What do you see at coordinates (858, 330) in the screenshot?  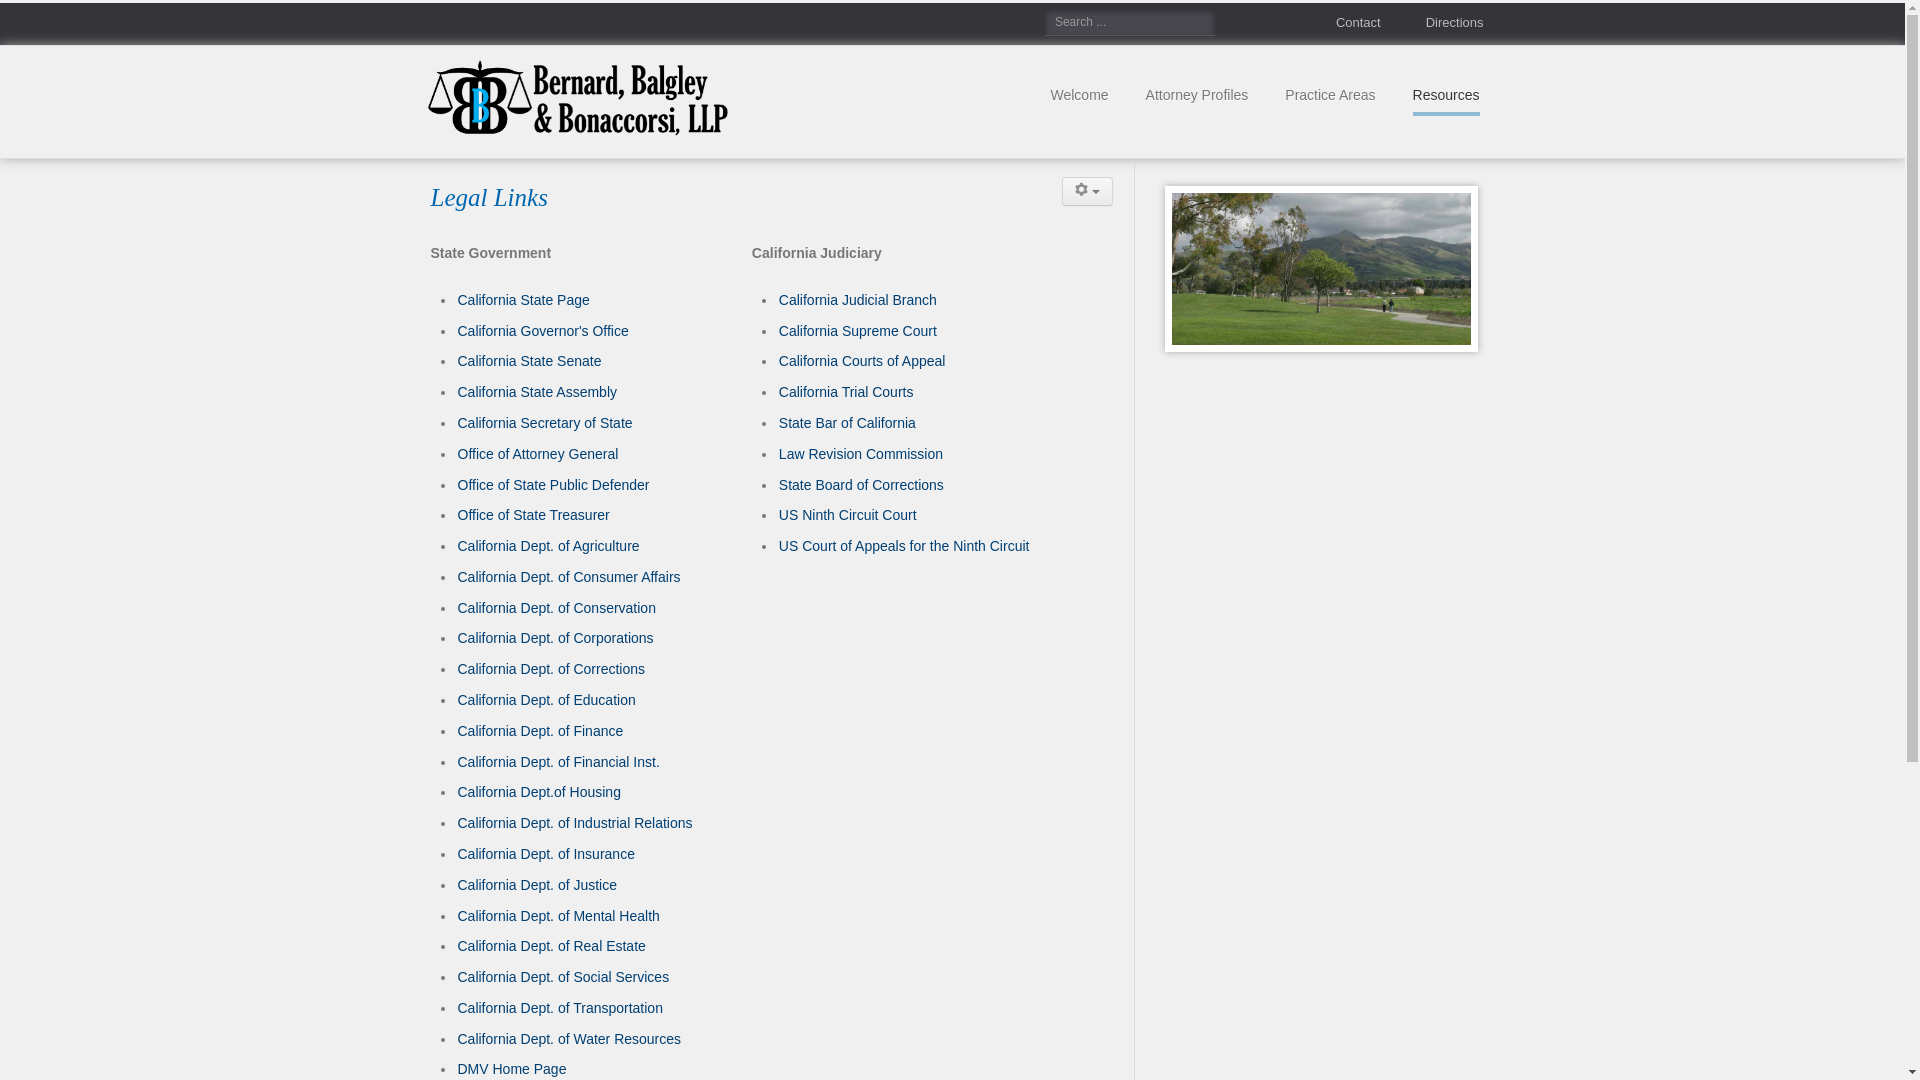 I see `'California Supreme Court'` at bounding box center [858, 330].